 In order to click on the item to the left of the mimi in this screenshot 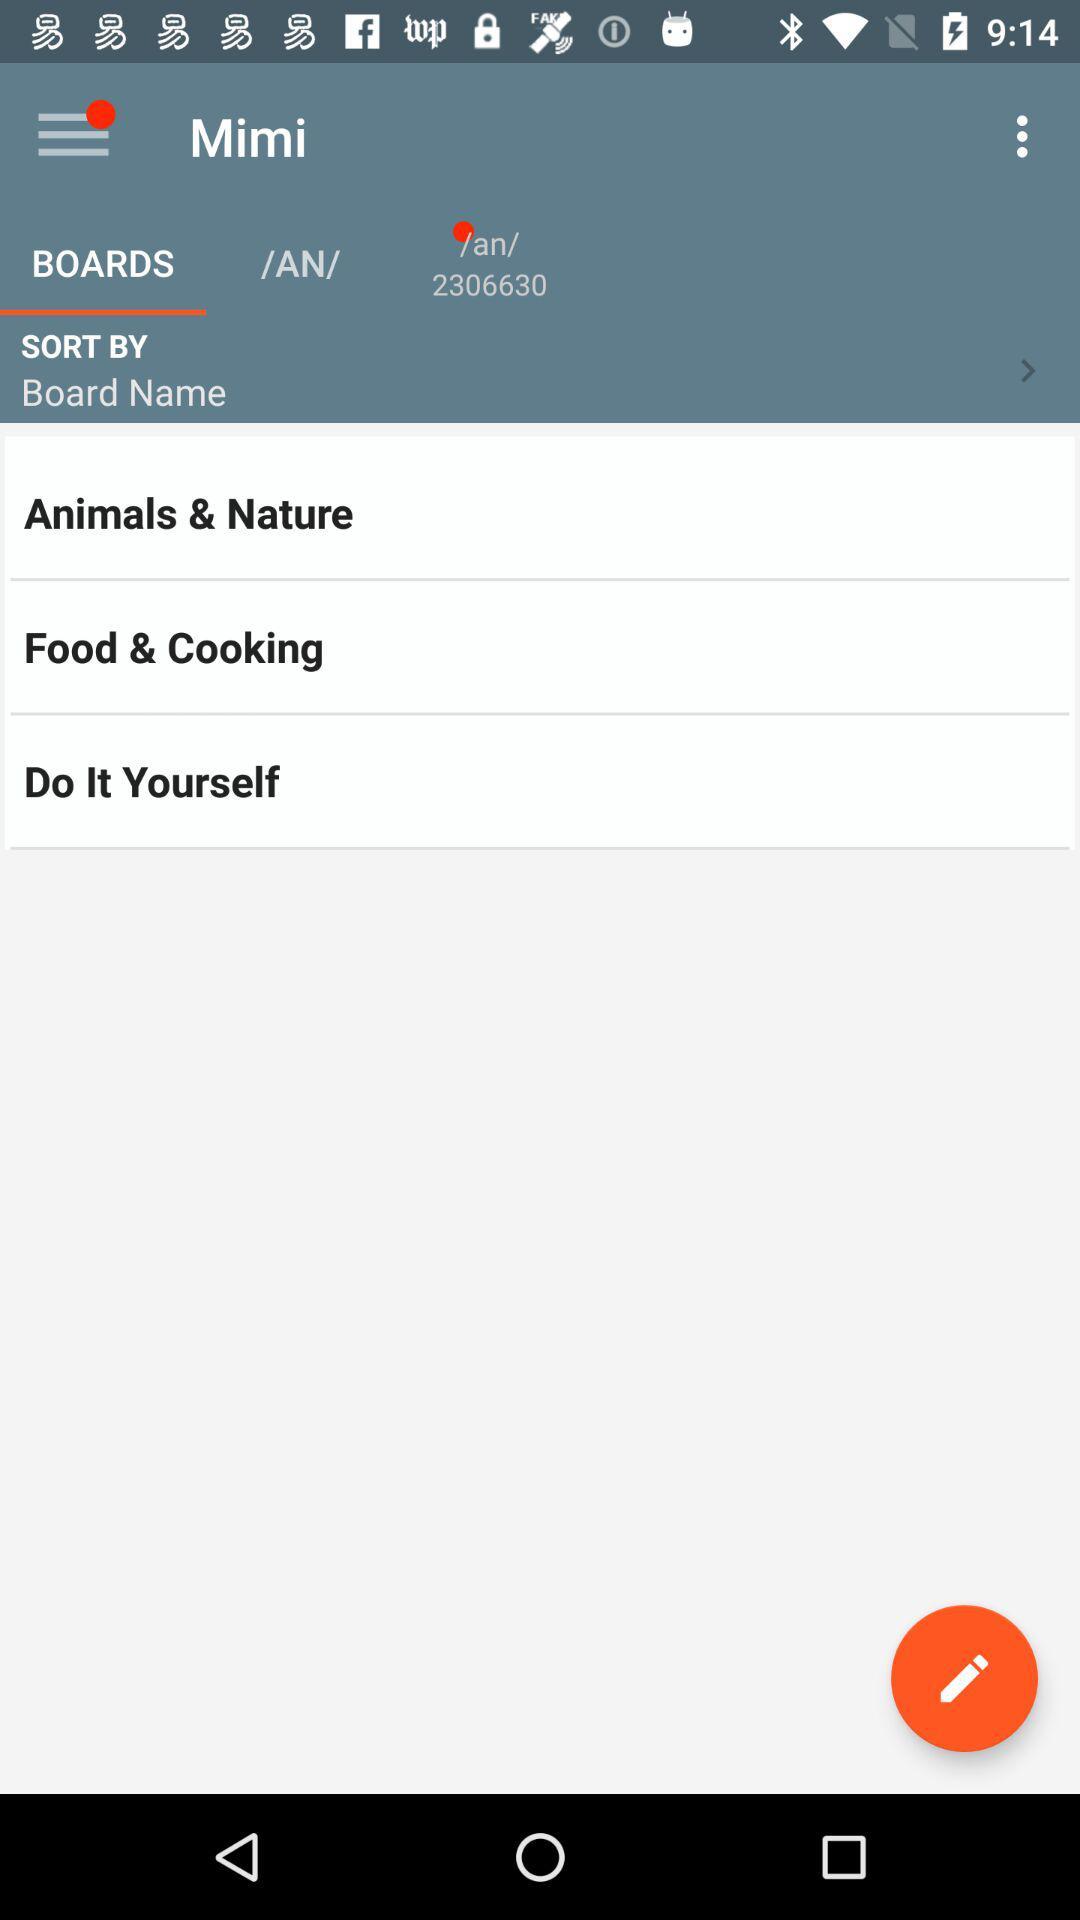, I will do `click(72, 135)`.